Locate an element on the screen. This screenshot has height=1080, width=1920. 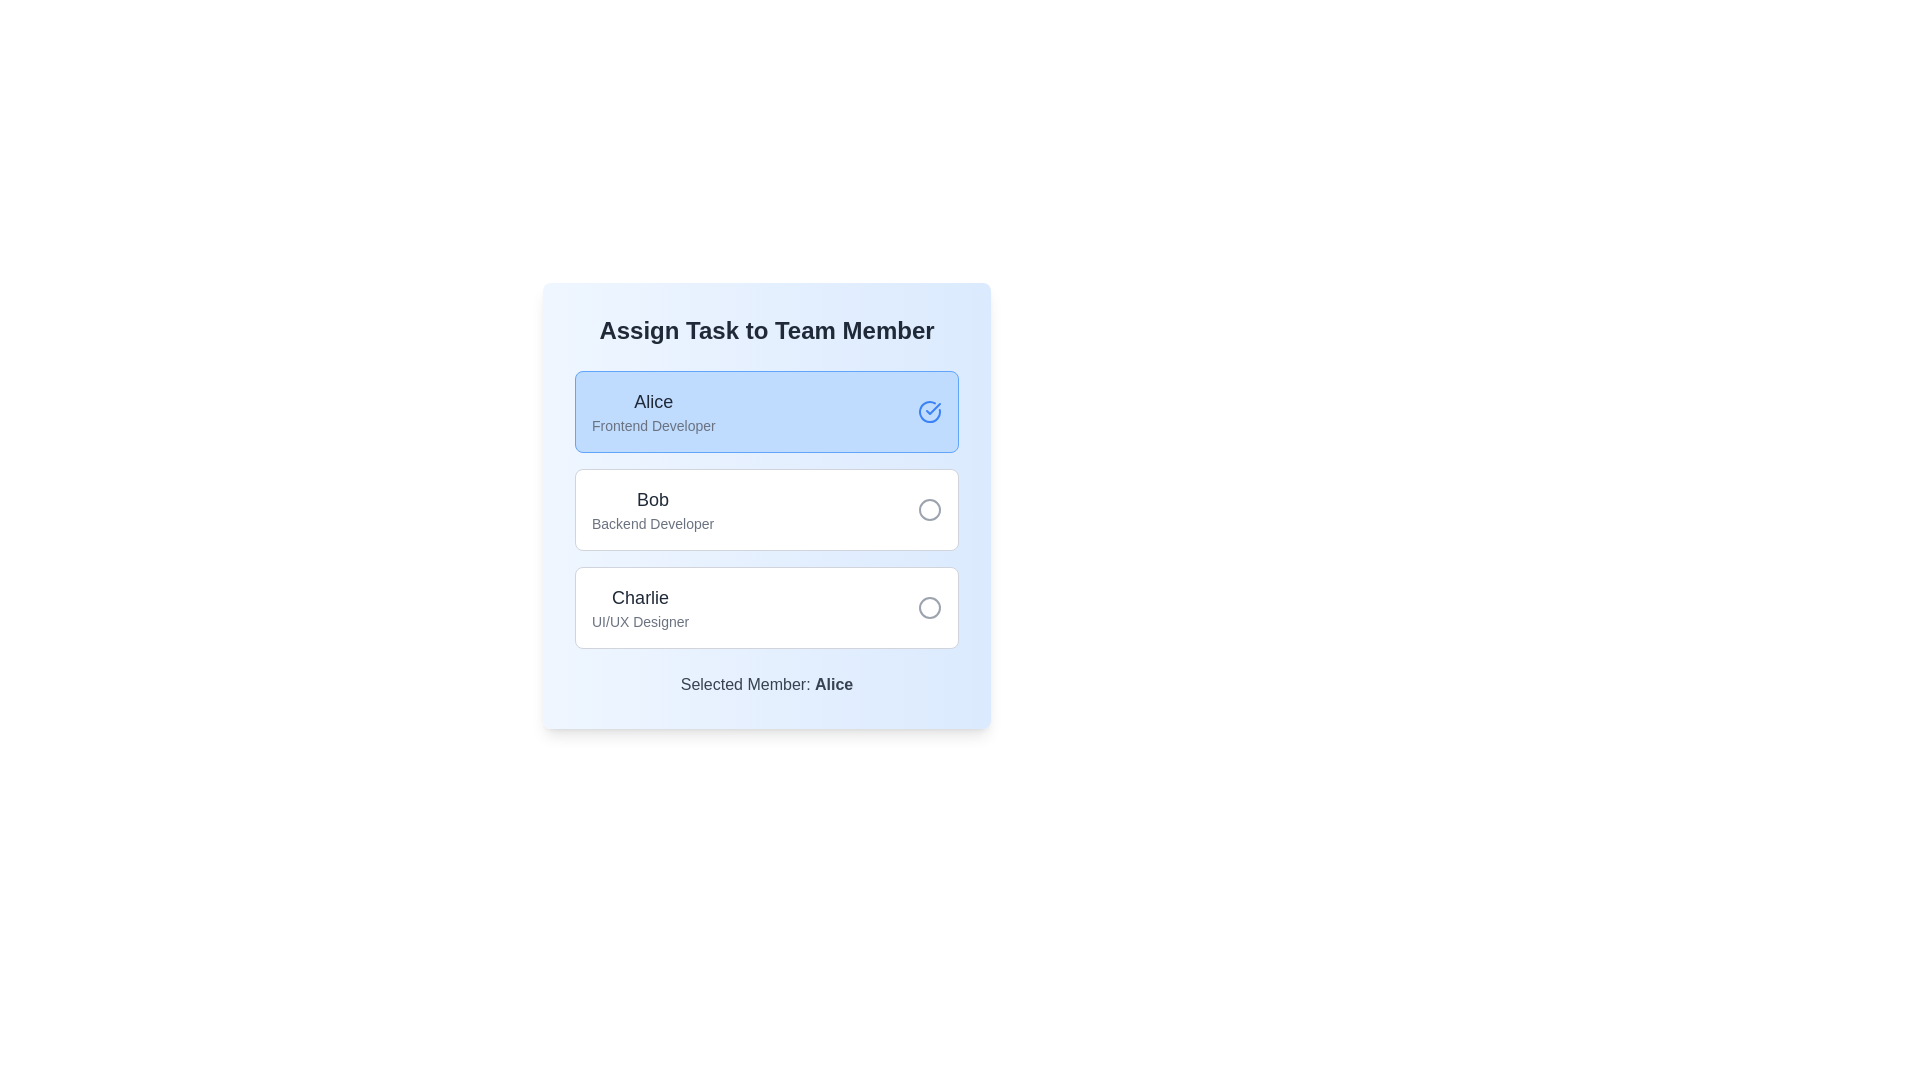
the text label that reads 'Selected Member: Alice', which is positioned below the selectable team member options is located at coordinates (766, 684).